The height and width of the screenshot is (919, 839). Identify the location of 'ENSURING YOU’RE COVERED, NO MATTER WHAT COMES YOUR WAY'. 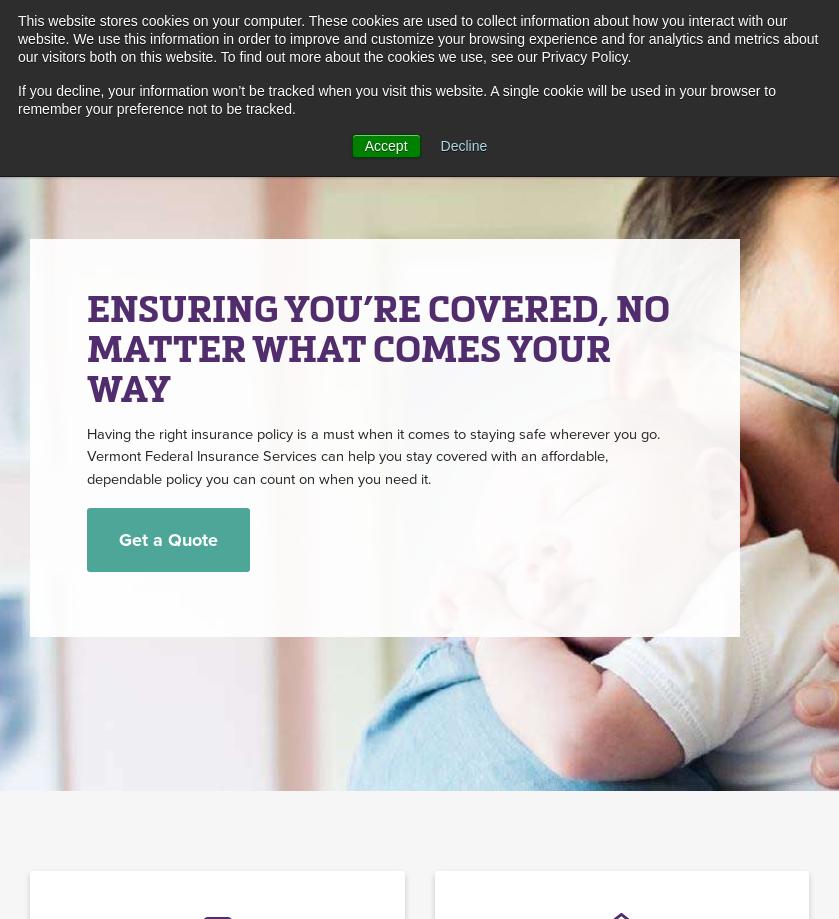
(85, 345).